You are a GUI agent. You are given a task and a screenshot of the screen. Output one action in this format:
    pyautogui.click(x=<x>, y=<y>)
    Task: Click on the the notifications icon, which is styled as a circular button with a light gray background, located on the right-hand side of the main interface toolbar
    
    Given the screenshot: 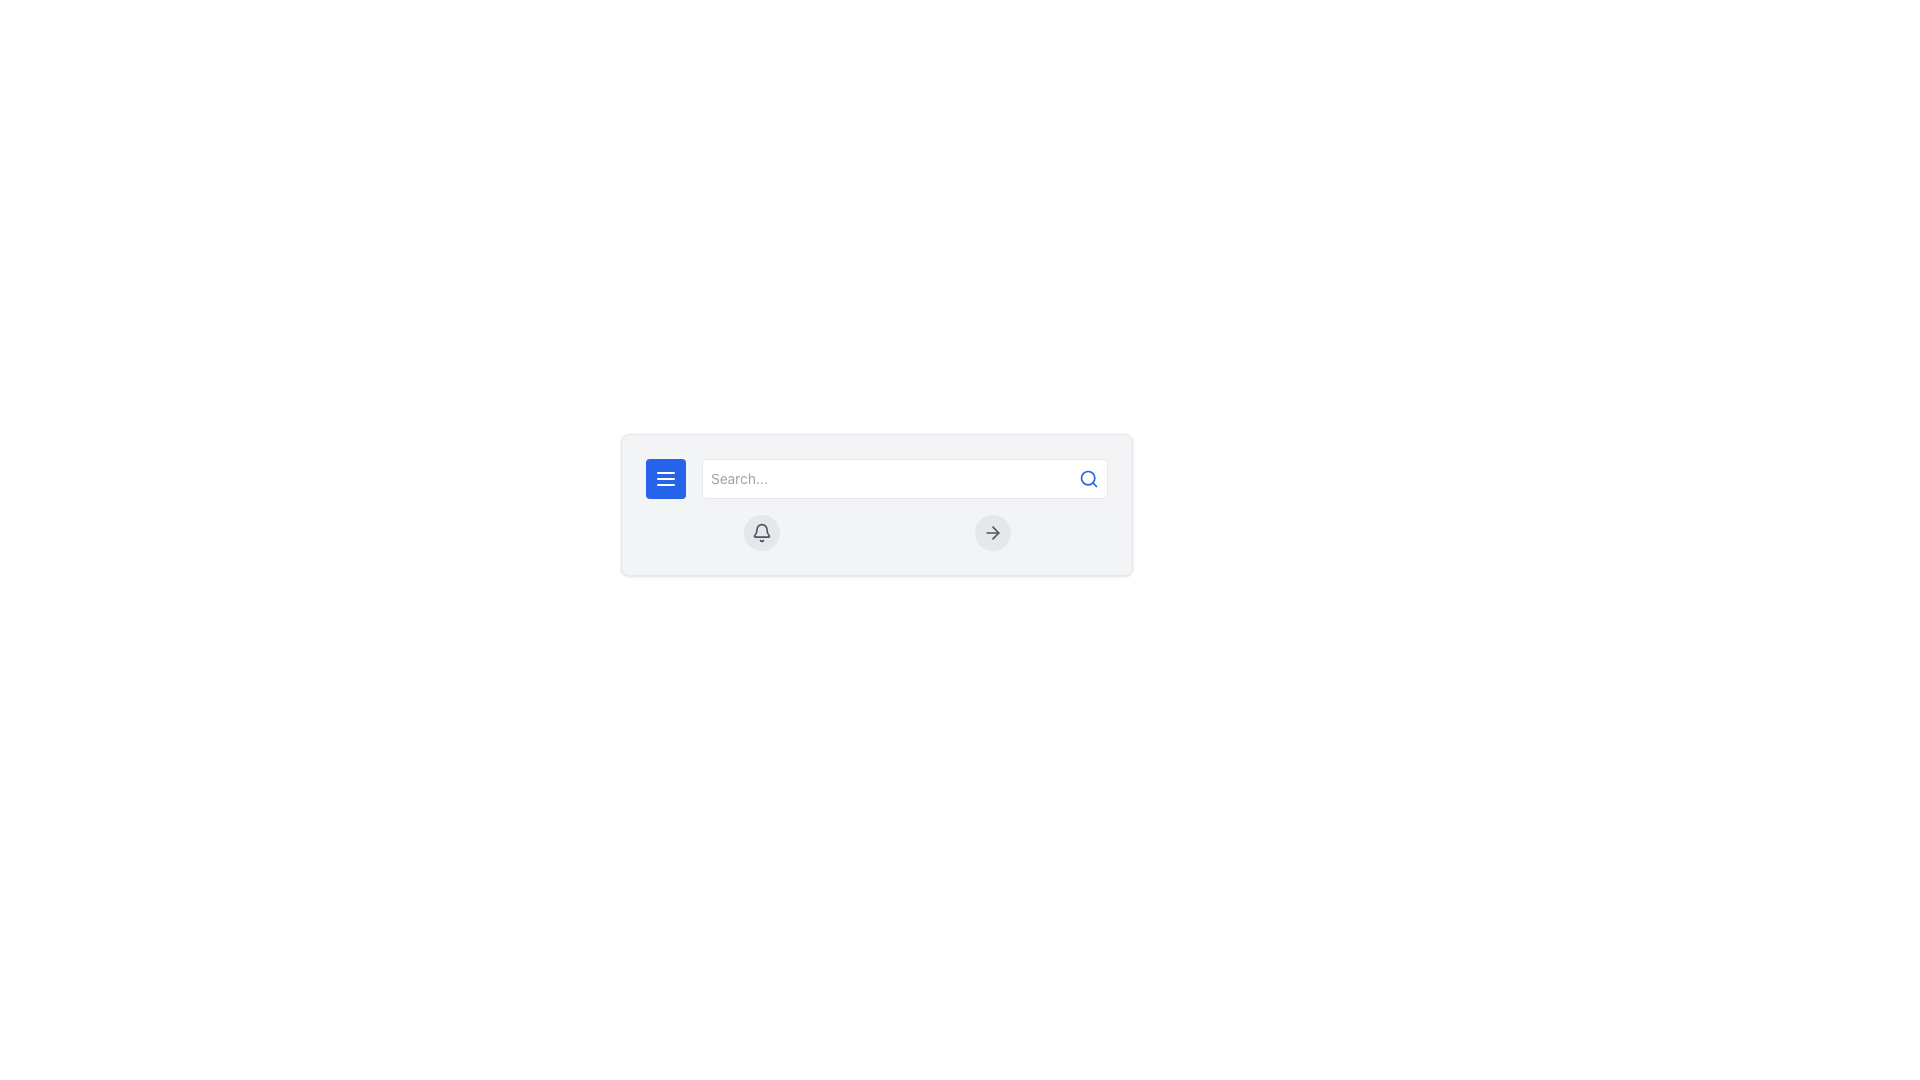 What is the action you would take?
    pyautogui.click(x=760, y=531)
    